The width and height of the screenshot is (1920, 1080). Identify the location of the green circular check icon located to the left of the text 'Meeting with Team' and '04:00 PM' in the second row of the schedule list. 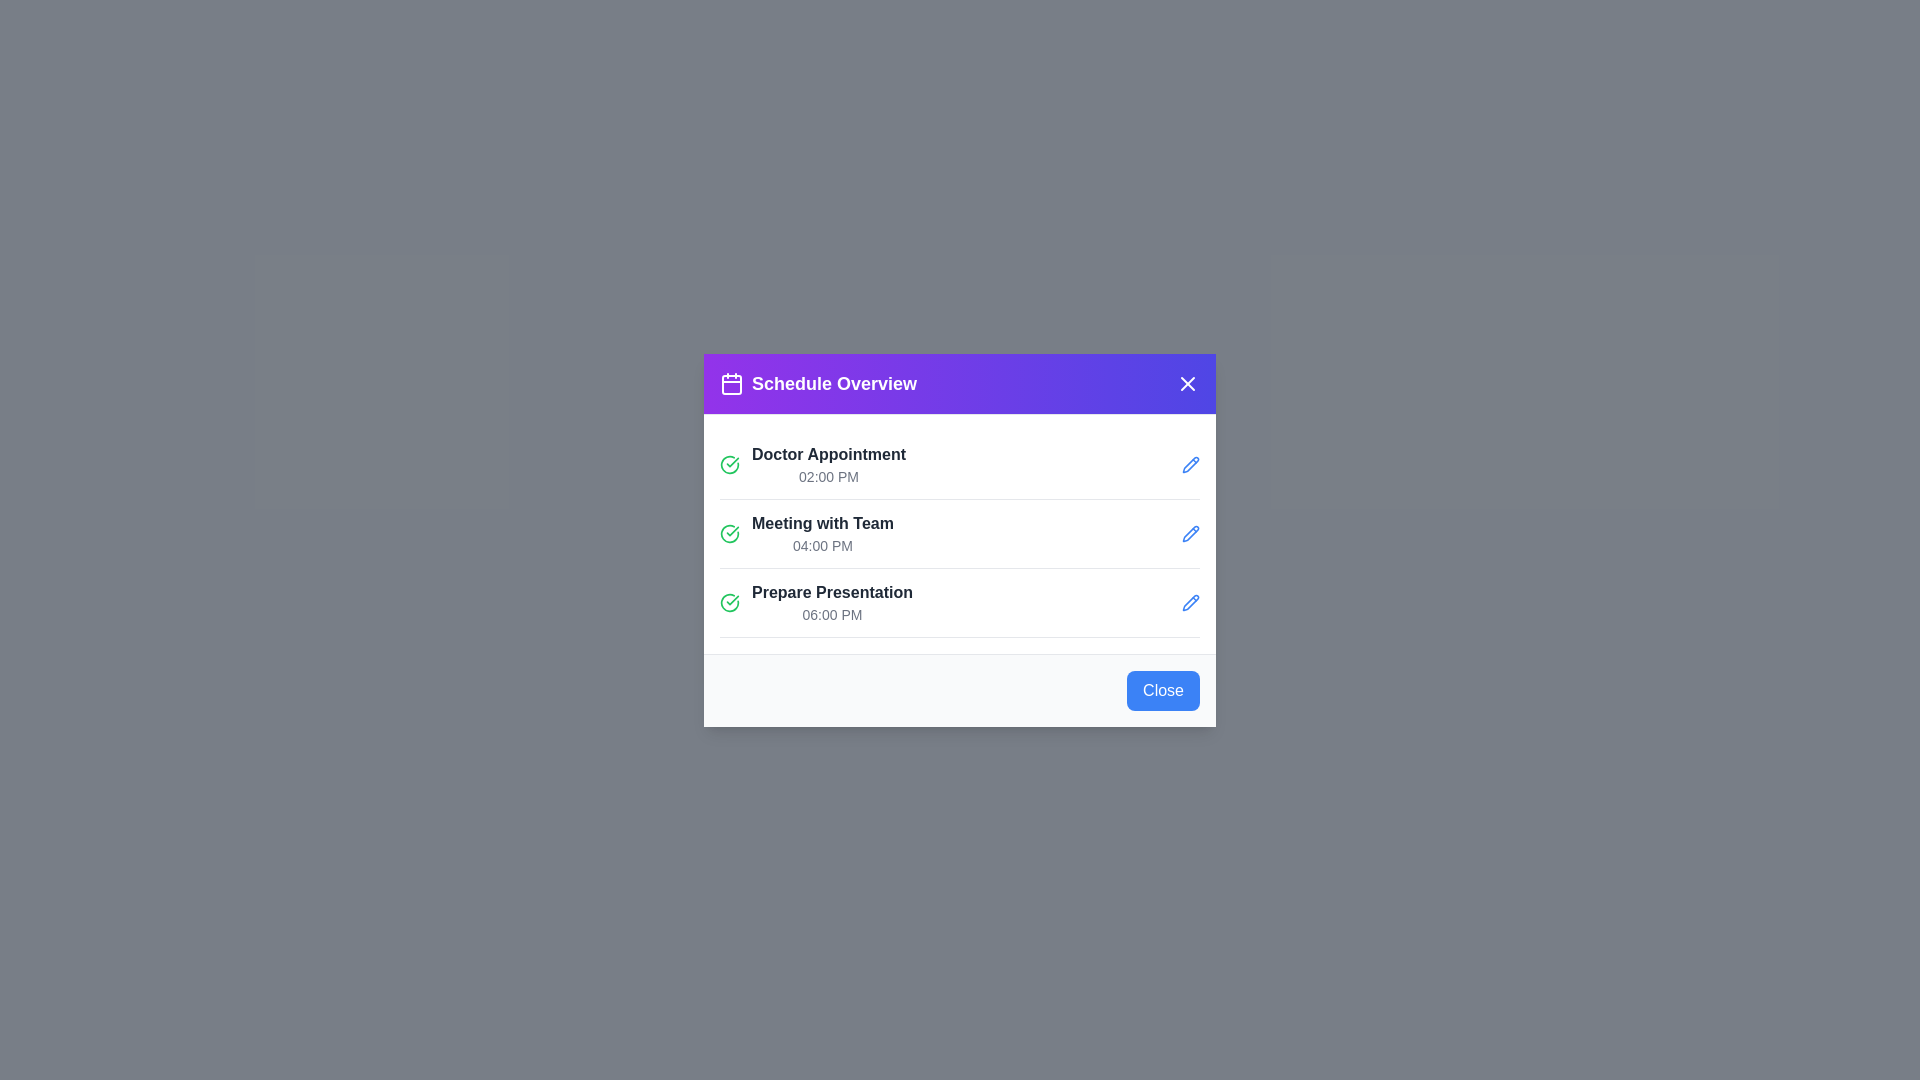
(728, 532).